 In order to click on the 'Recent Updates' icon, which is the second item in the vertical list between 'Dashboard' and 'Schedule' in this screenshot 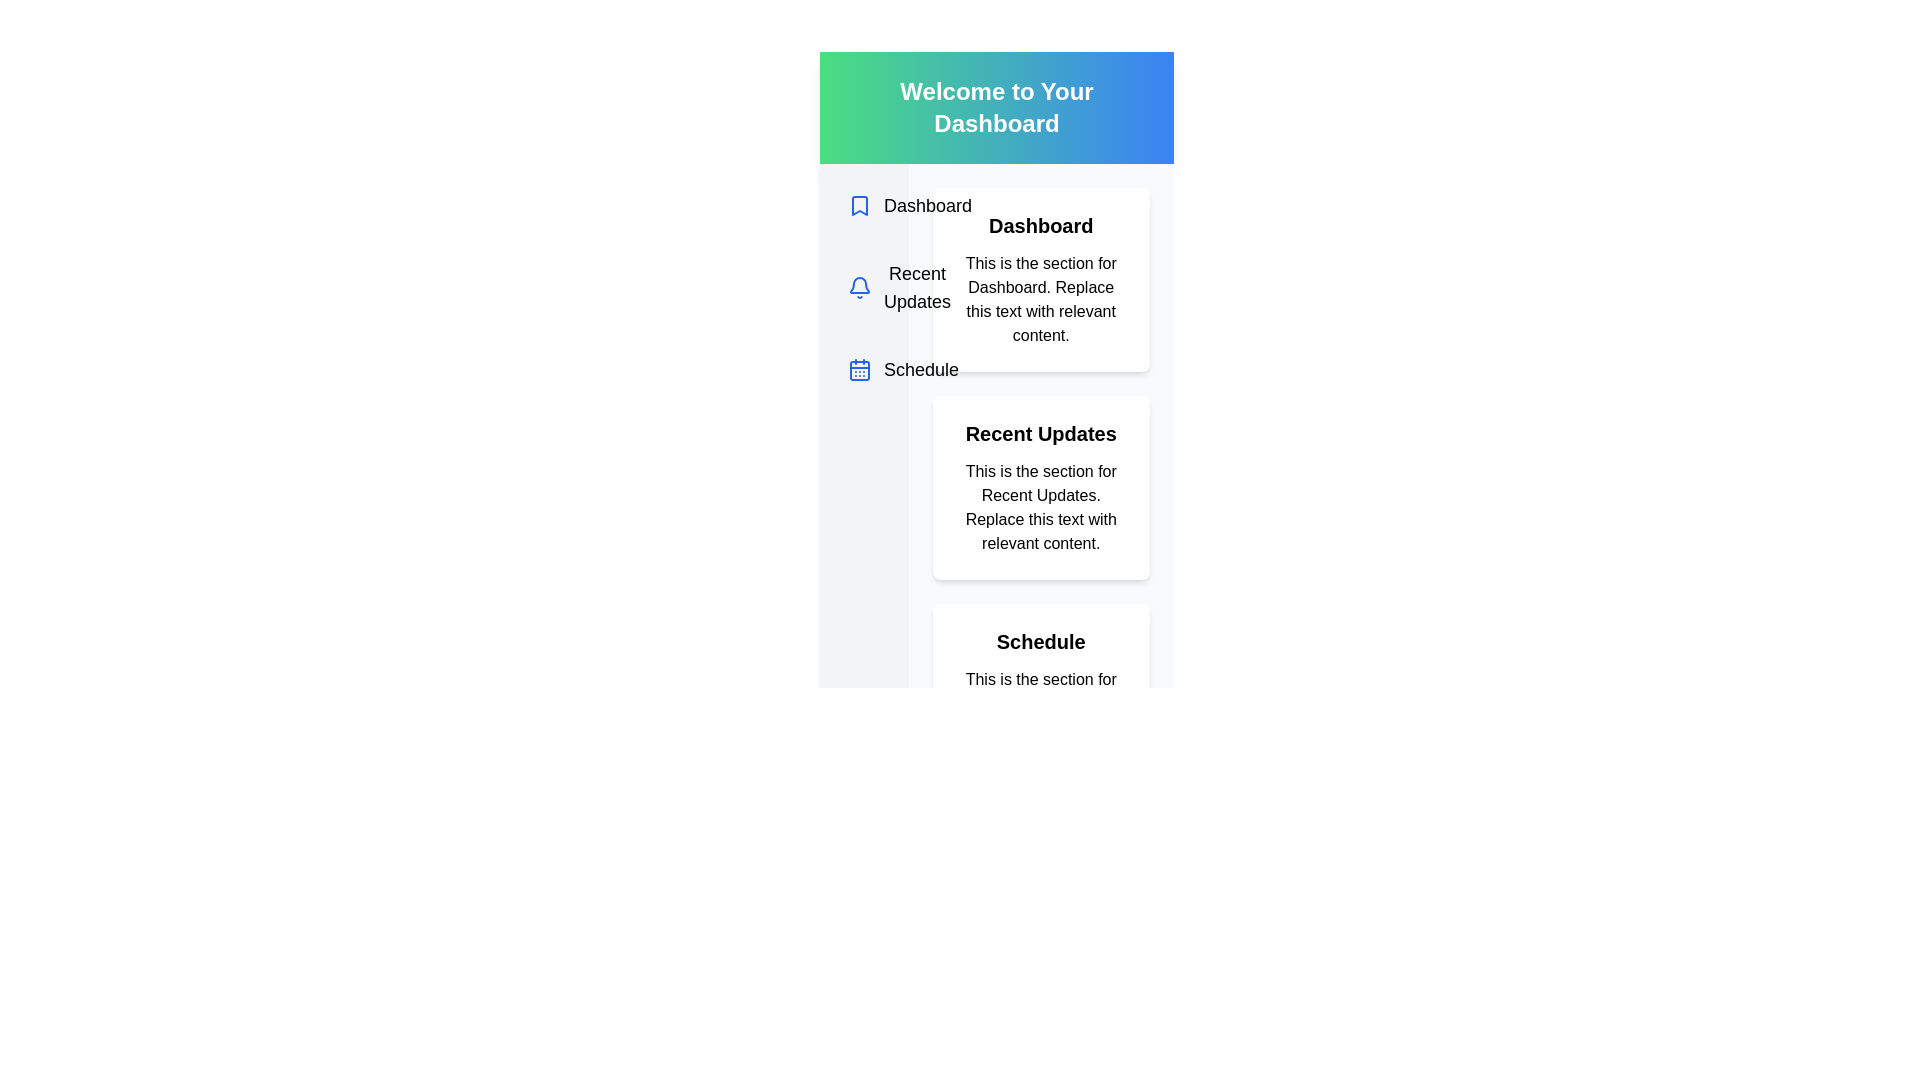, I will do `click(864, 288)`.